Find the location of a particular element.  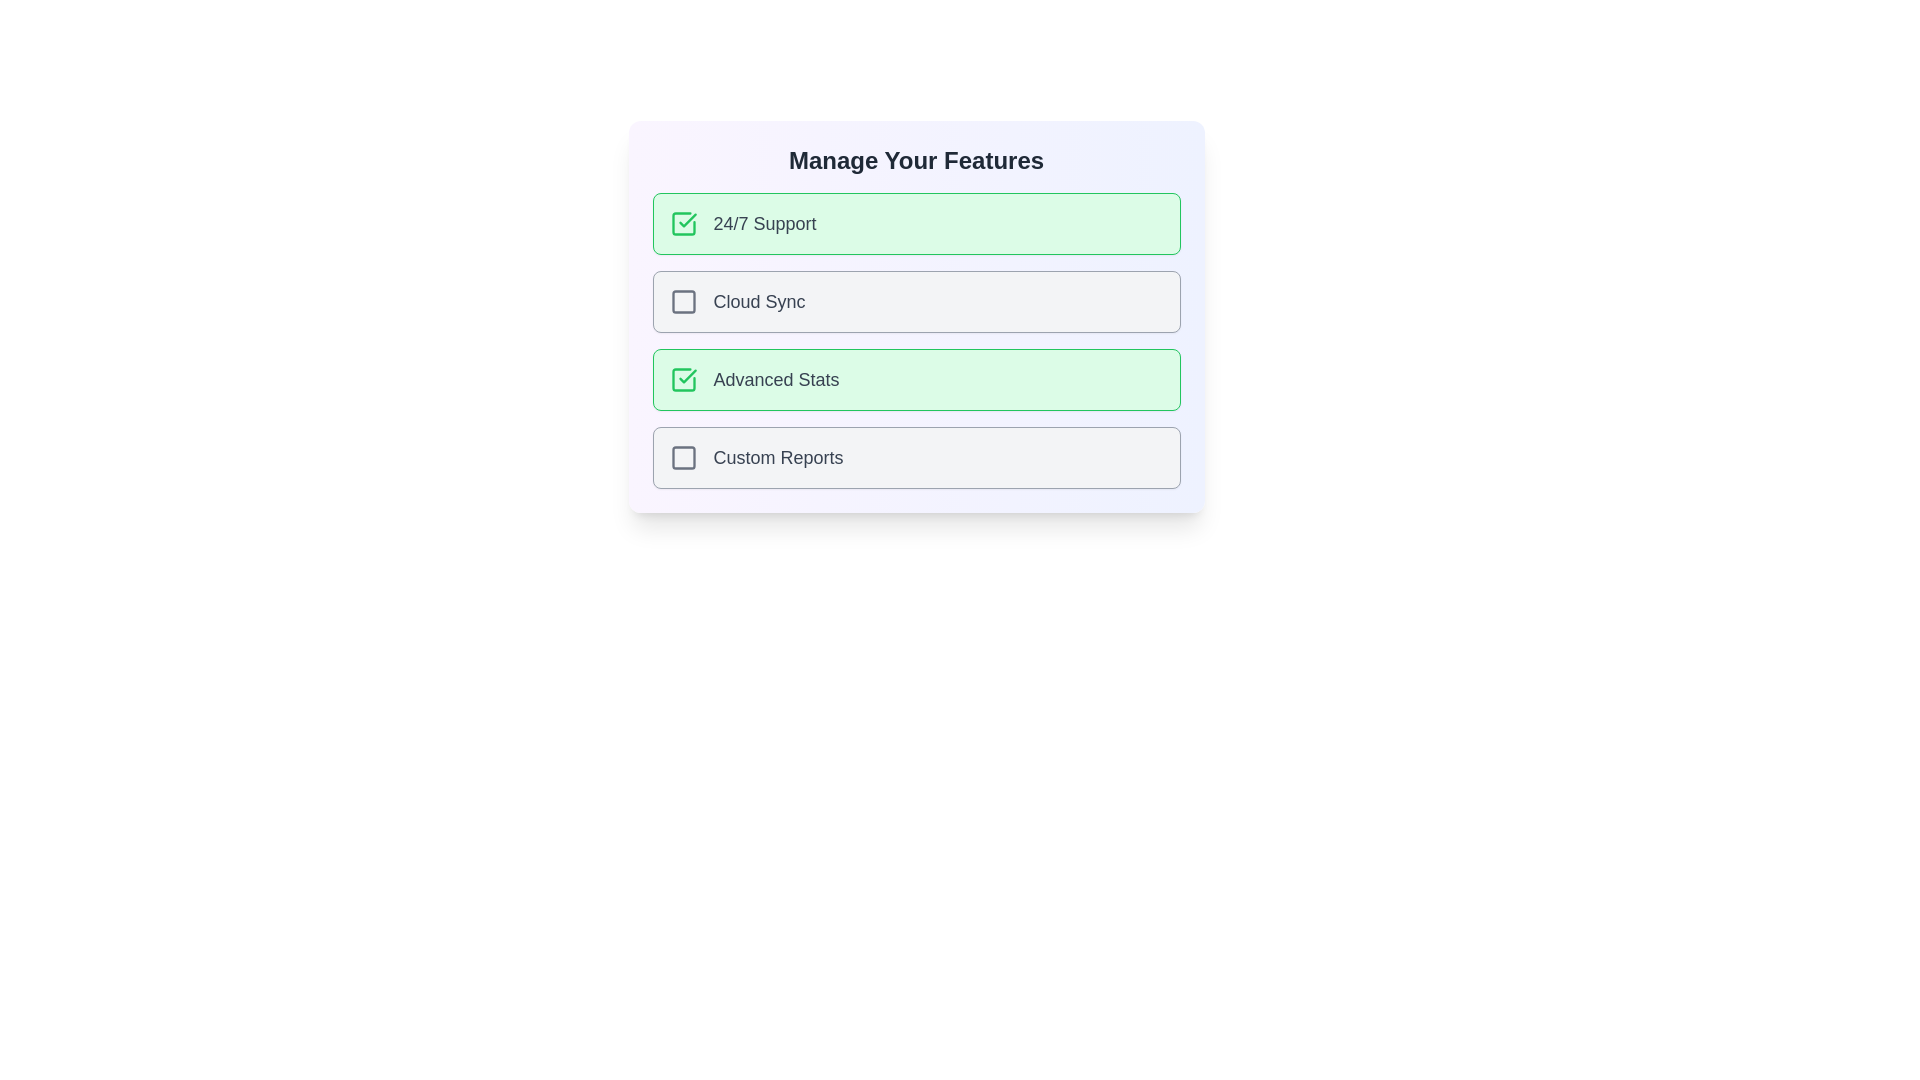

the third selectable option box in the vertical list, which is positioned below 'Cloud Sync' and above 'Custom Reports' is located at coordinates (915, 339).